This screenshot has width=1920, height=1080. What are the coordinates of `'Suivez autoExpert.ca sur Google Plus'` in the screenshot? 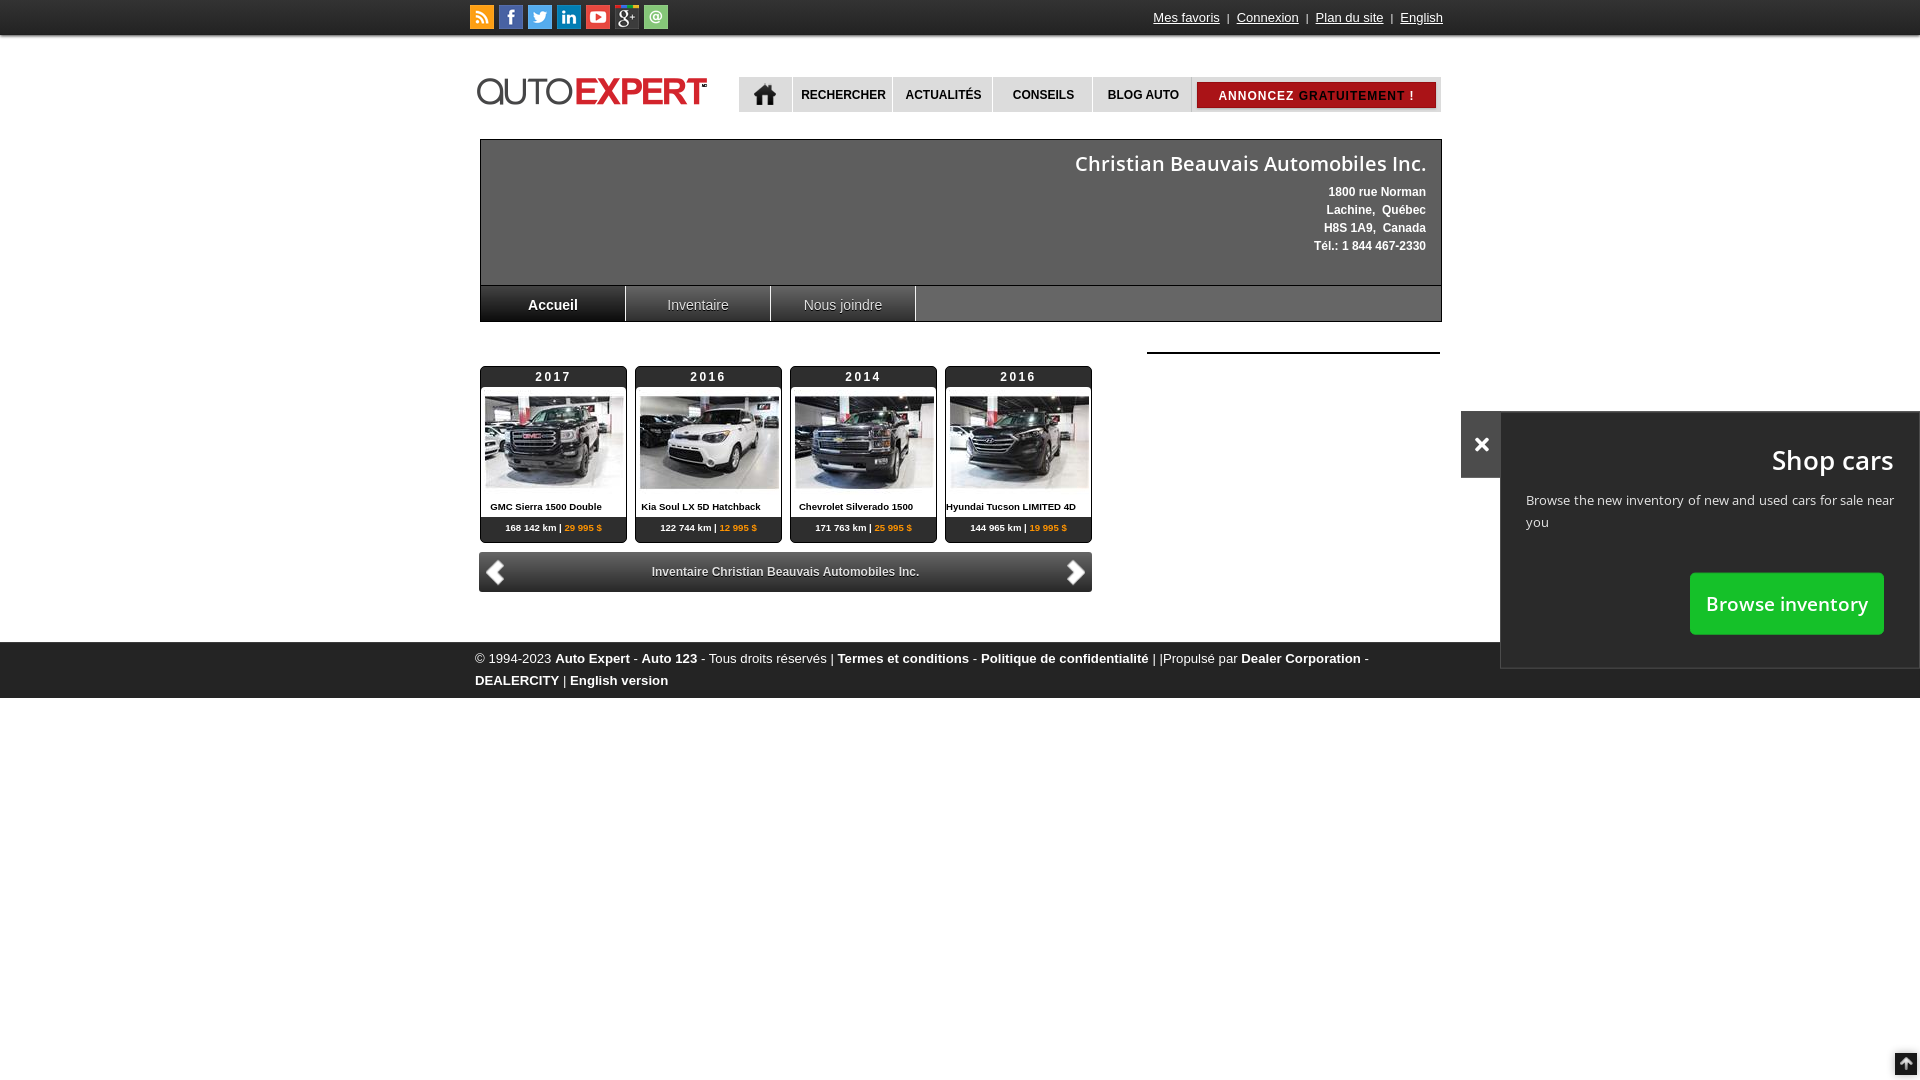 It's located at (626, 24).